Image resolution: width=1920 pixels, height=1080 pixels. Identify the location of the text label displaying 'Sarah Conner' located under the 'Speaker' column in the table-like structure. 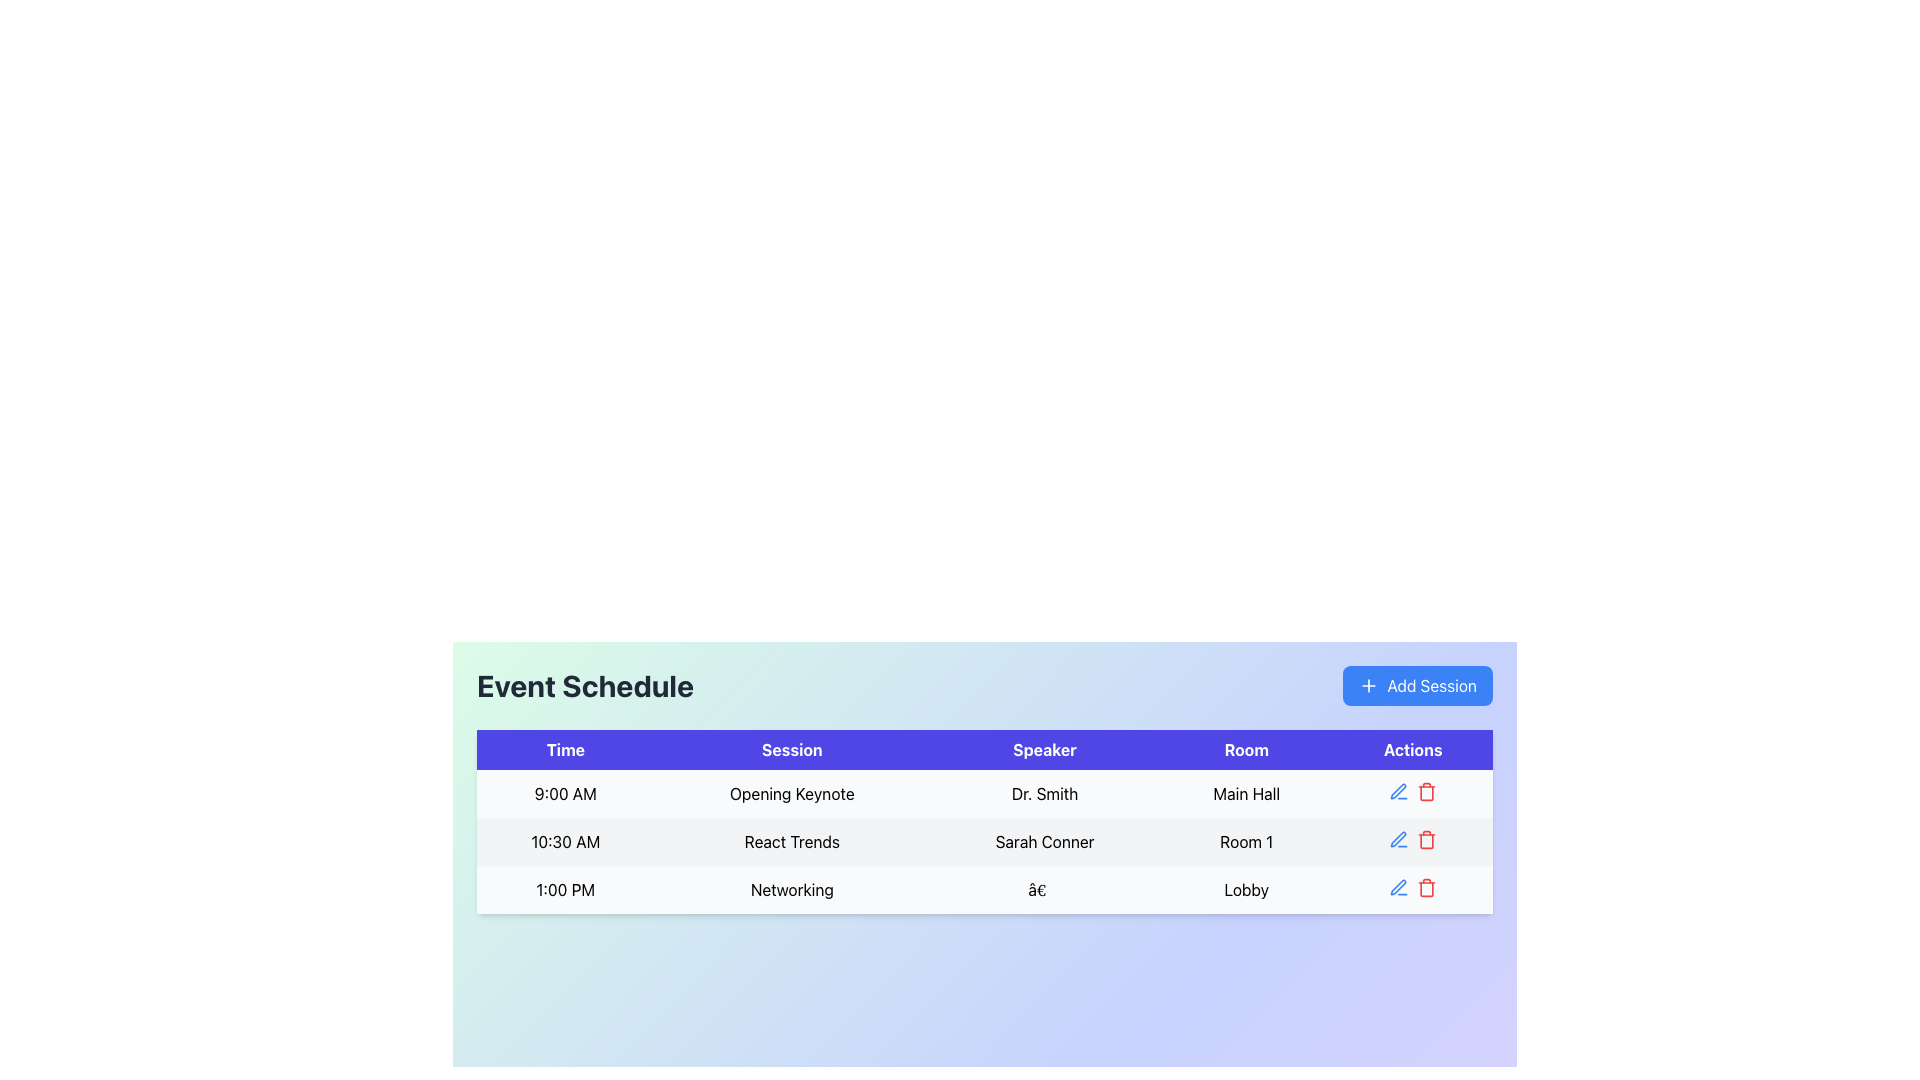
(1044, 841).